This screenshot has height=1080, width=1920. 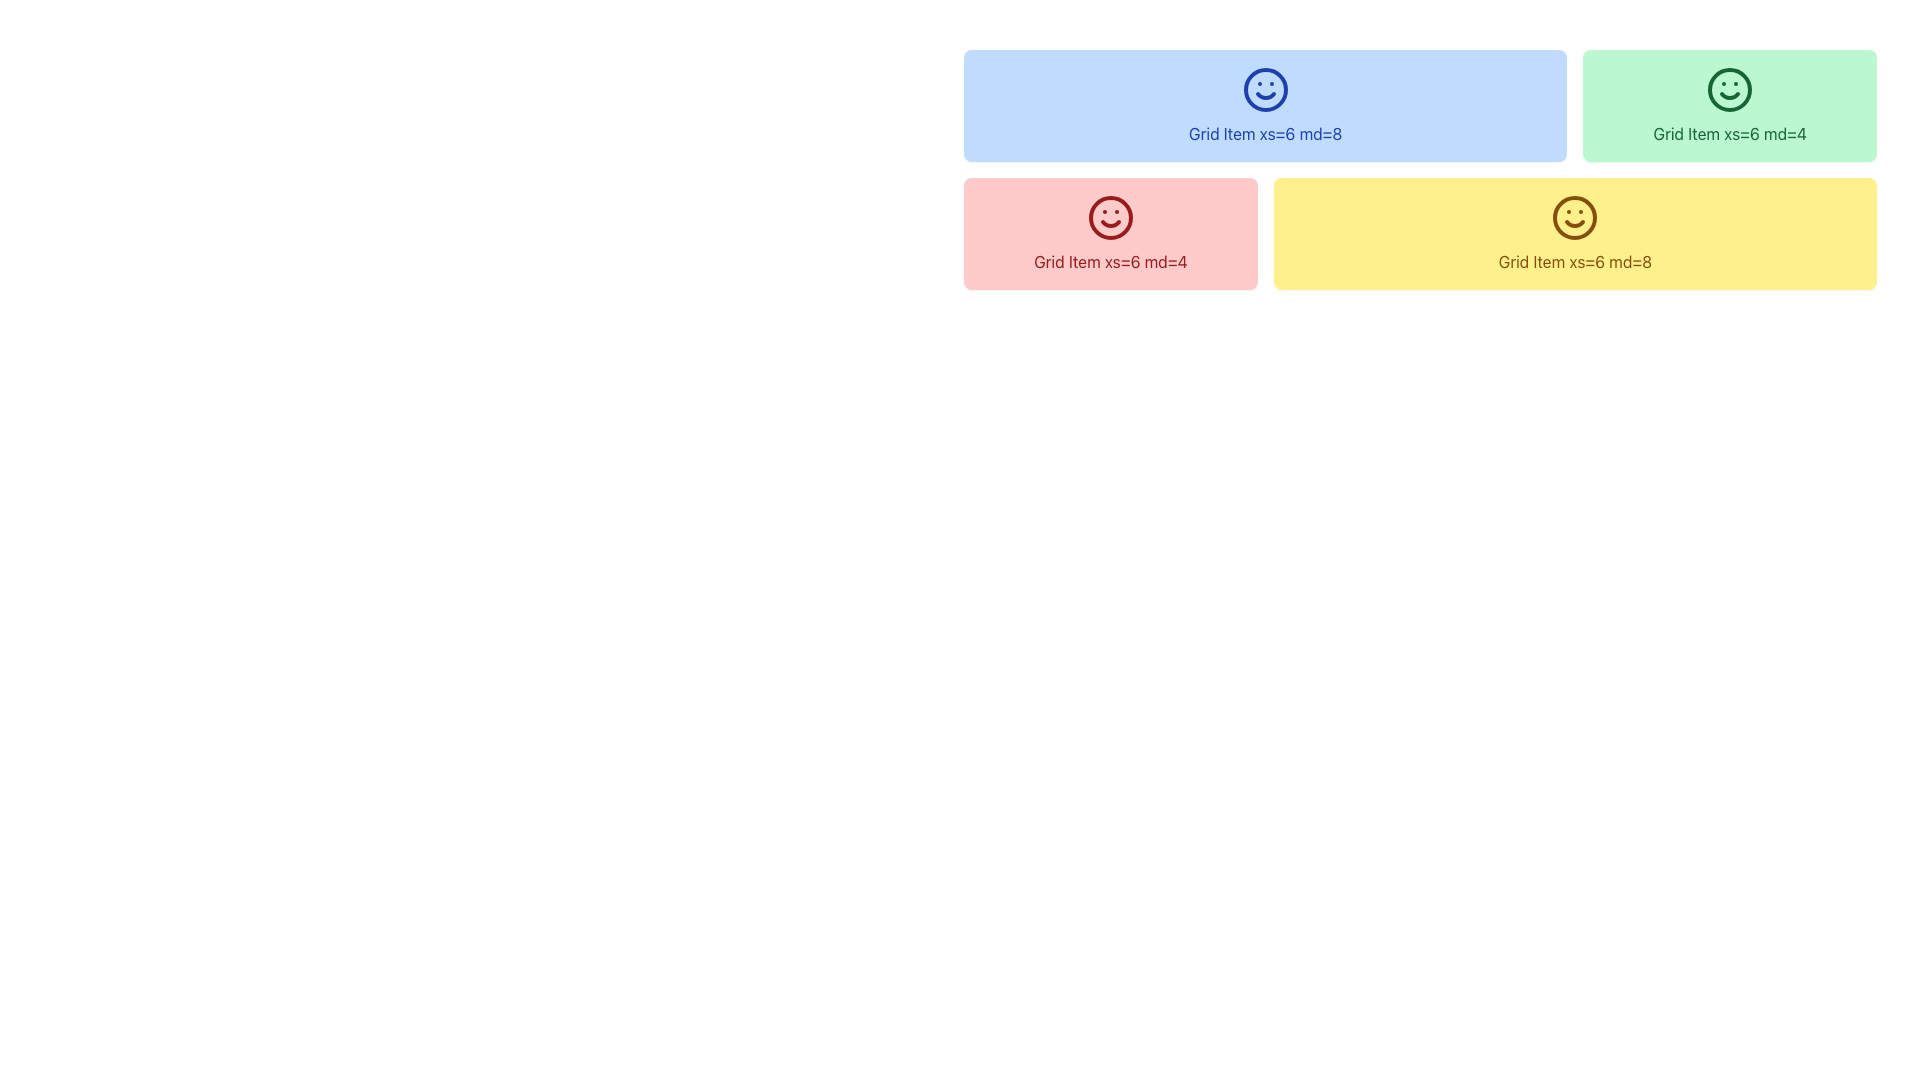 I want to click on text displayed in the text label 'xs=6 md=4' located within the red box of the 'Grid Item xs=6 md=4' component, so click(x=1144, y=261).